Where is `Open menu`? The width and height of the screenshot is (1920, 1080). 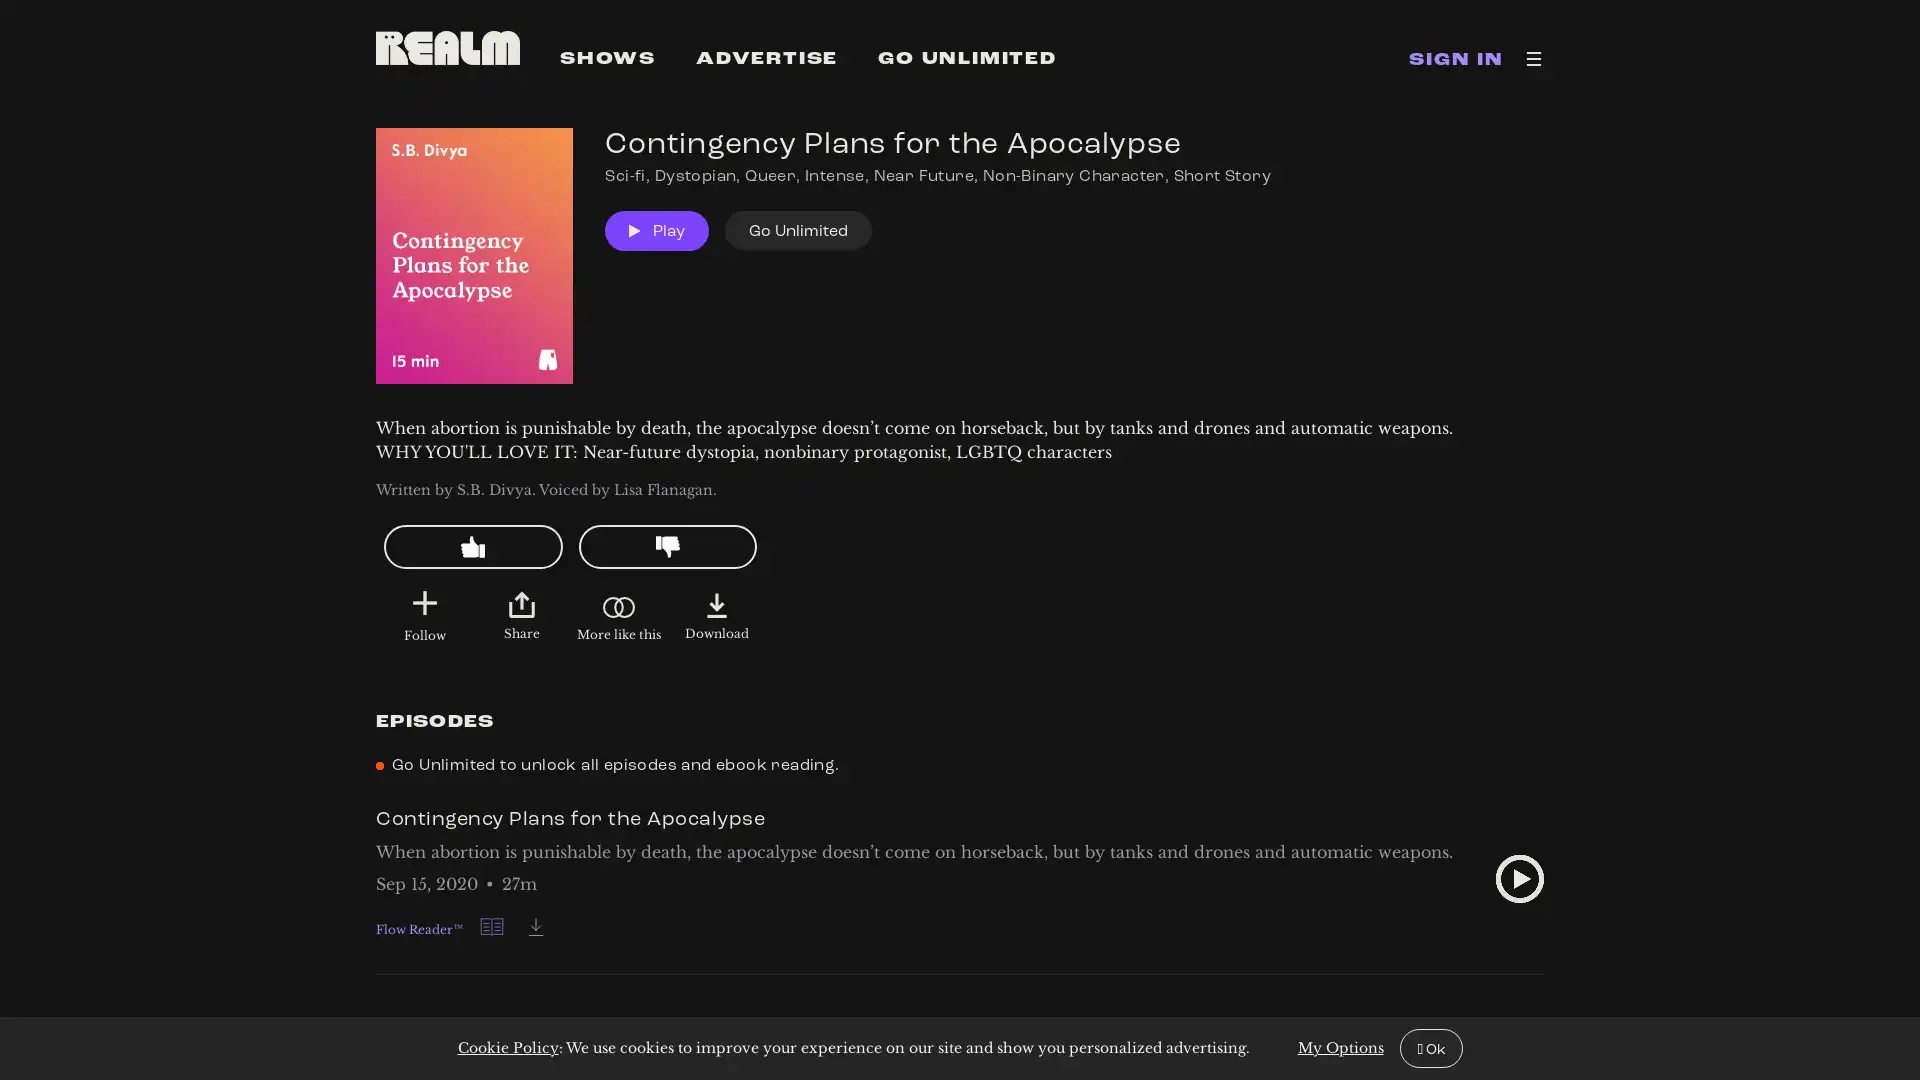
Open menu is located at coordinates (1533, 57).